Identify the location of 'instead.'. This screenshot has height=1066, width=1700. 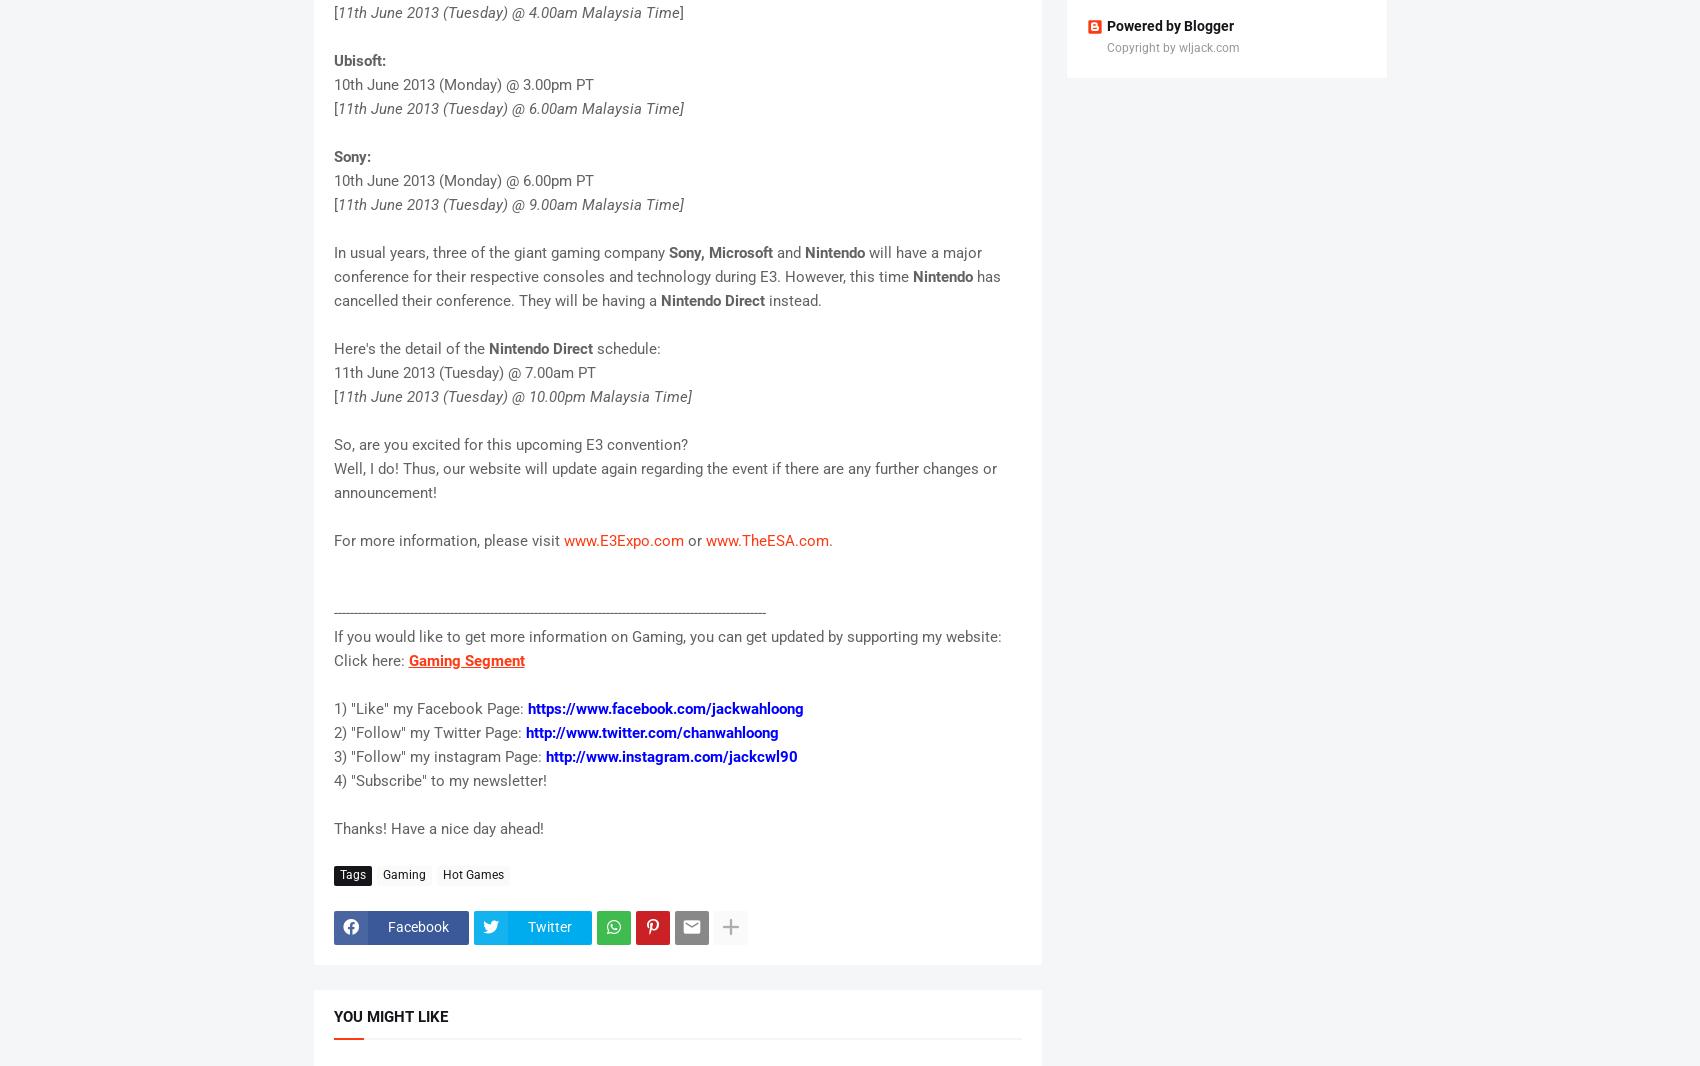
(793, 299).